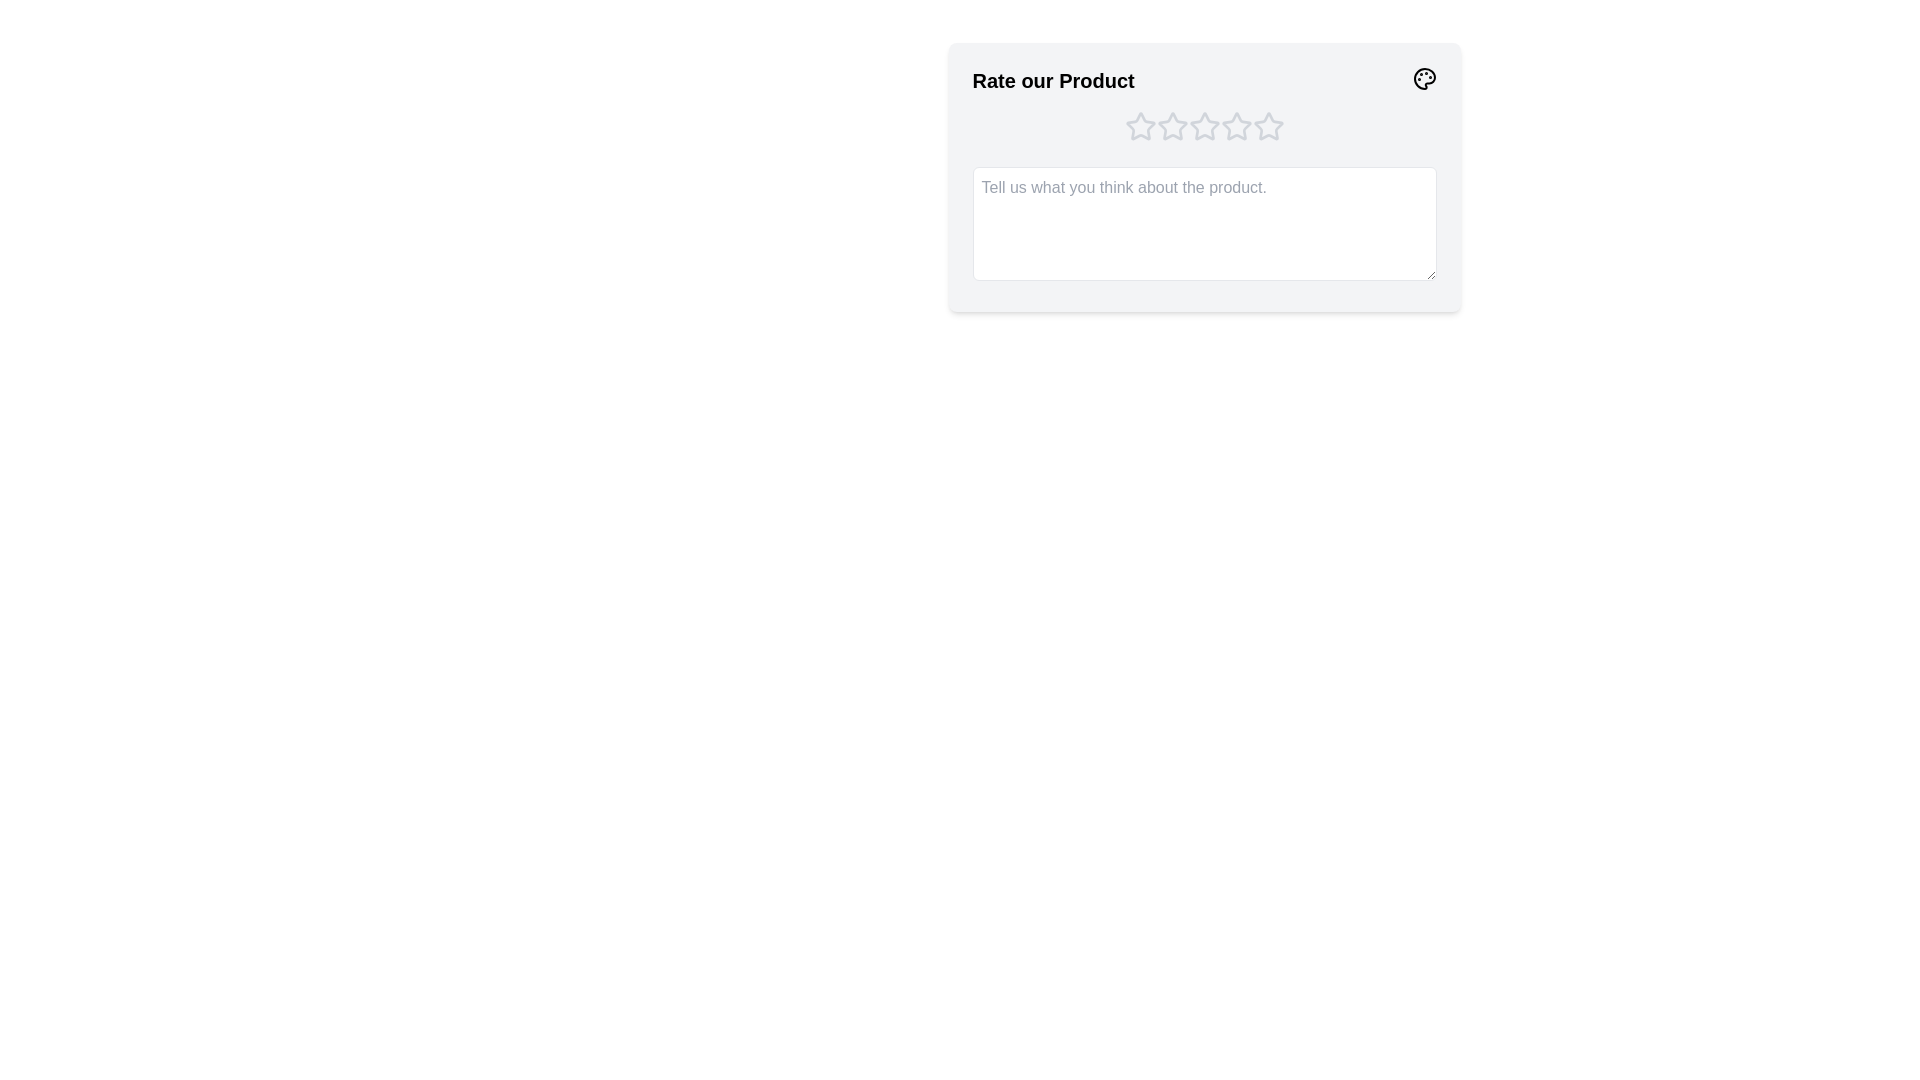 This screenshot has width=1920, height=1080. I want to click on the product rating to 2 stars by clicking on the corresponding star, so click(1172, 127).